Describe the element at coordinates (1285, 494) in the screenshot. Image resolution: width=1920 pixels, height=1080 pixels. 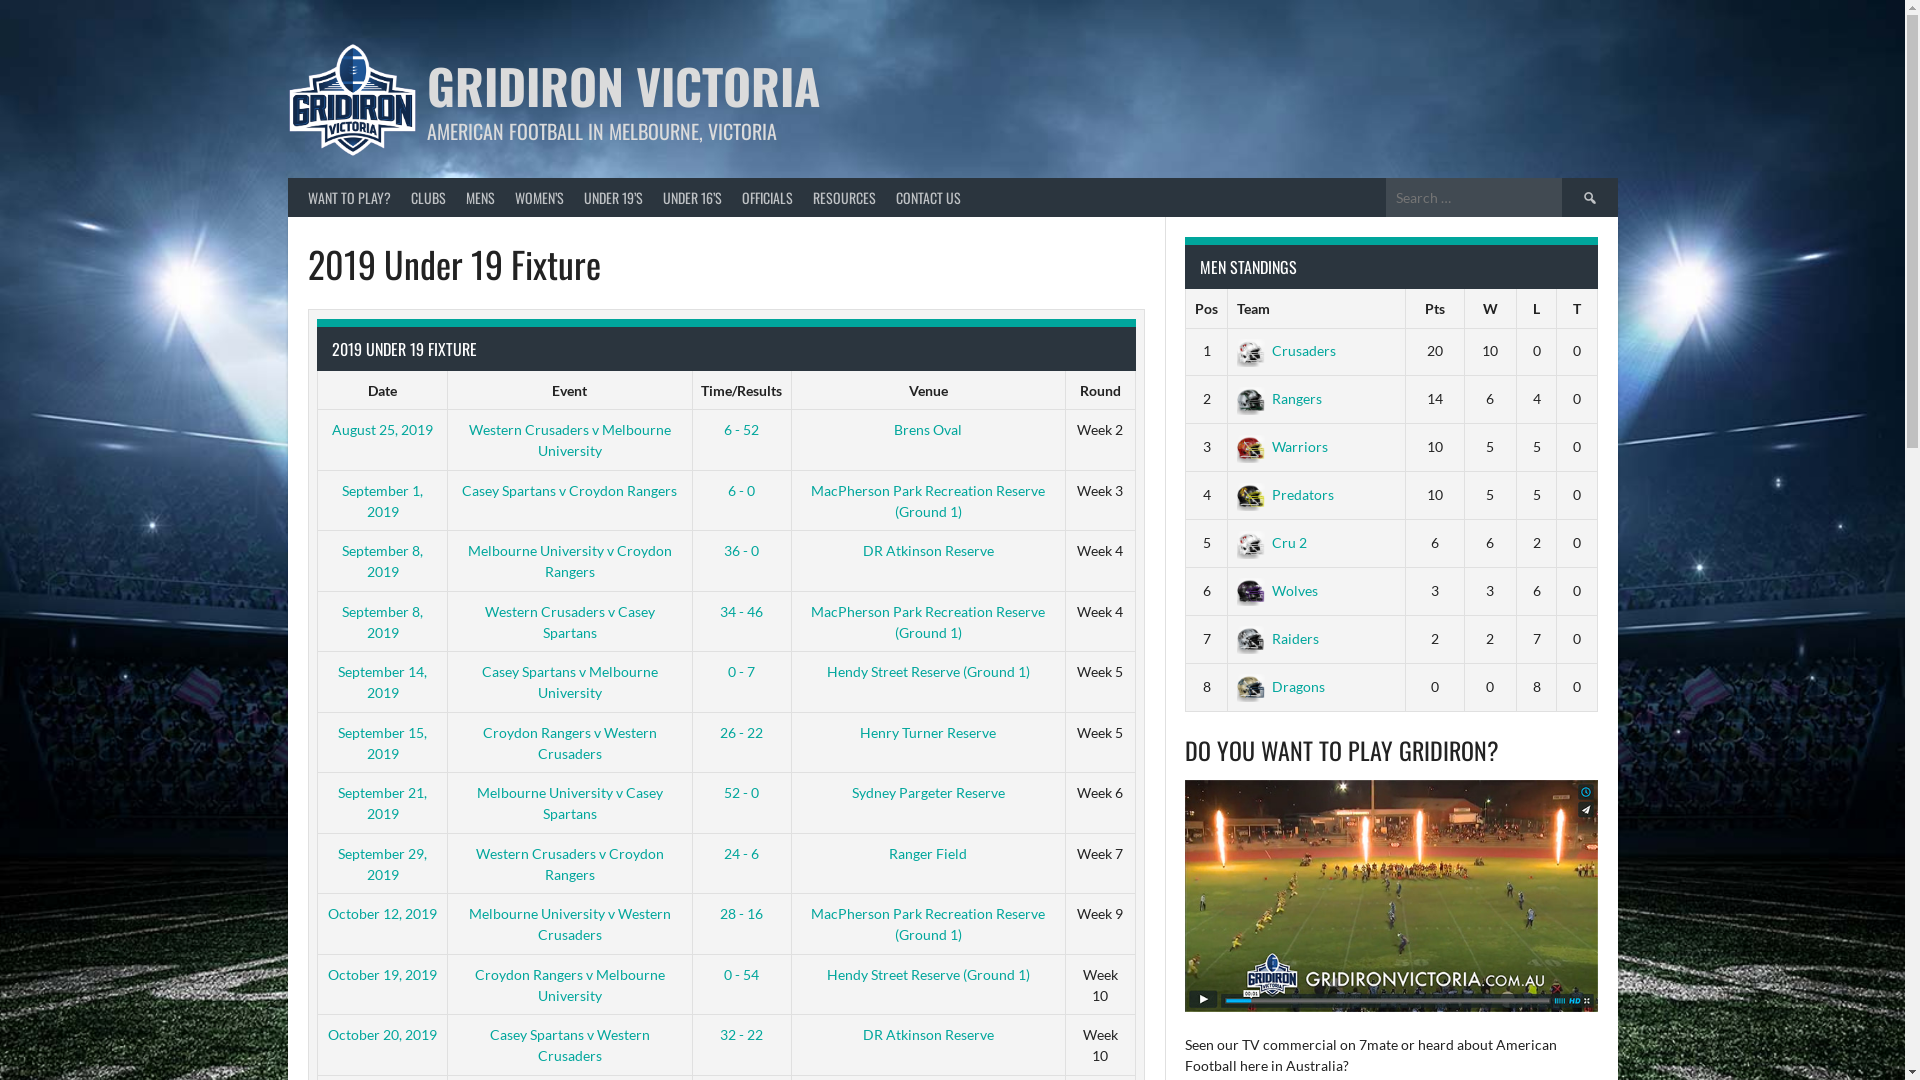
I see `'Predators'` at that location.